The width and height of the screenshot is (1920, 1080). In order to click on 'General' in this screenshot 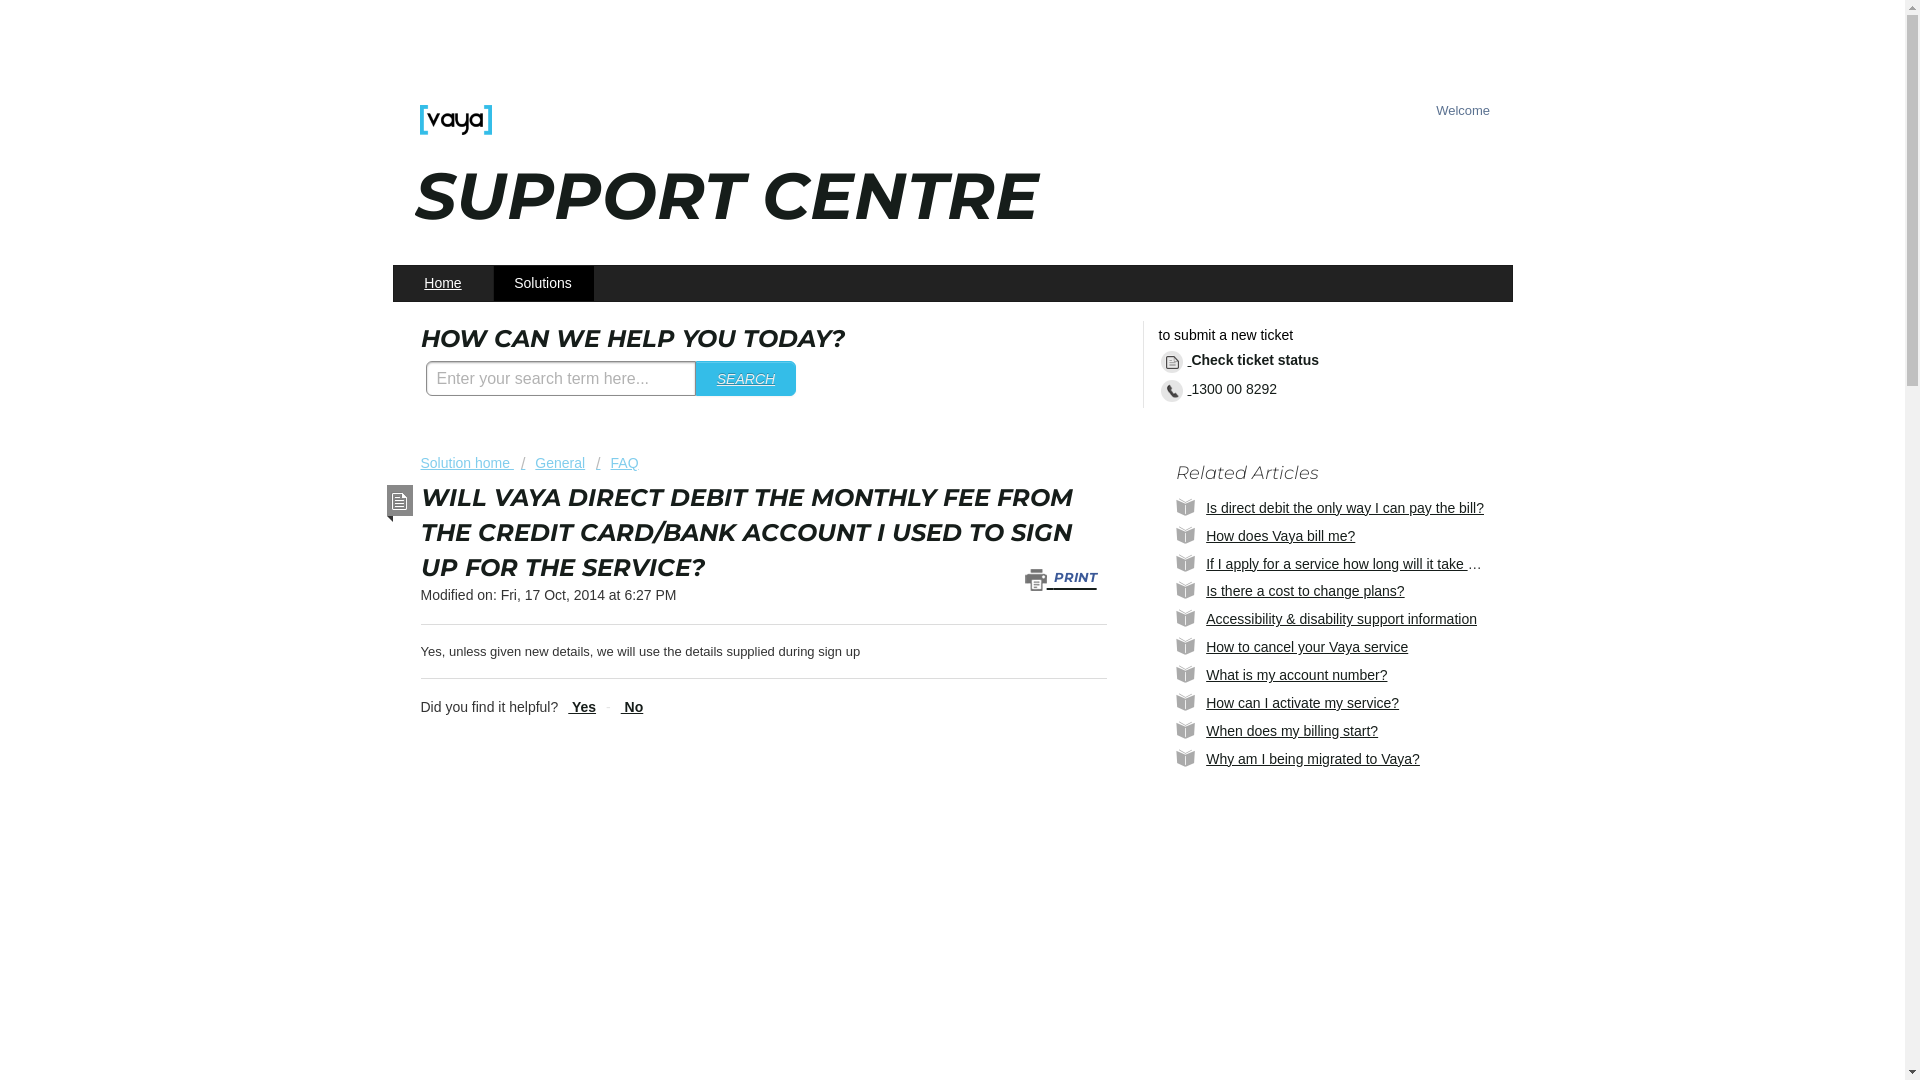, I will do `click(552, 462)`.